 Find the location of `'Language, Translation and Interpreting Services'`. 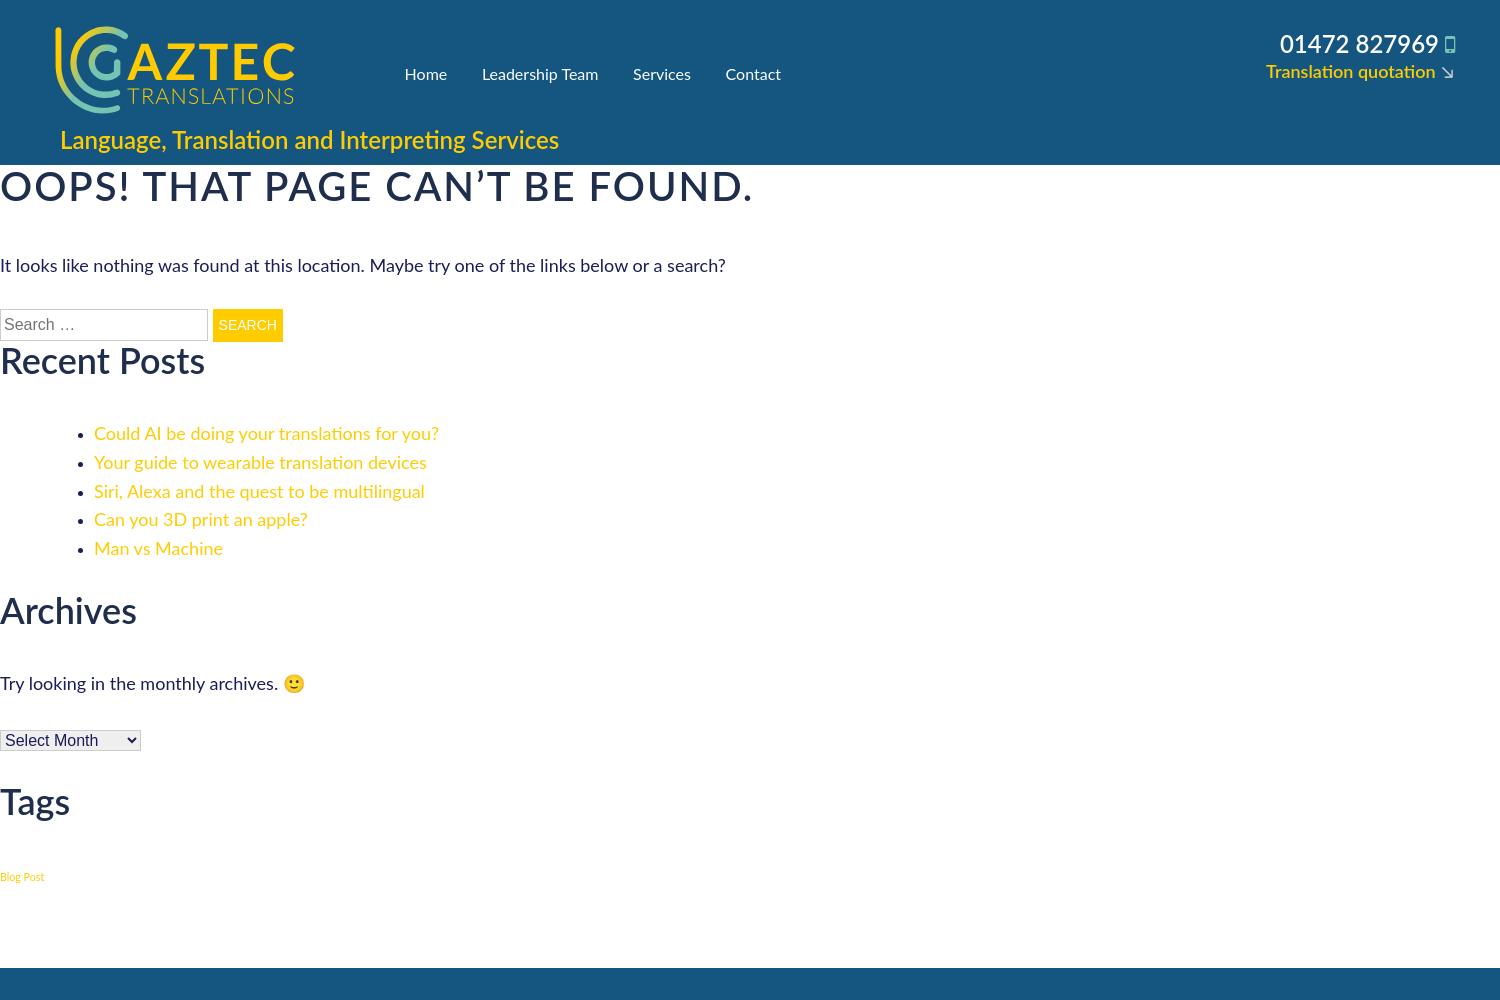

'Language, Translation and Interpreting Services' is located at coordinates (309, 142).